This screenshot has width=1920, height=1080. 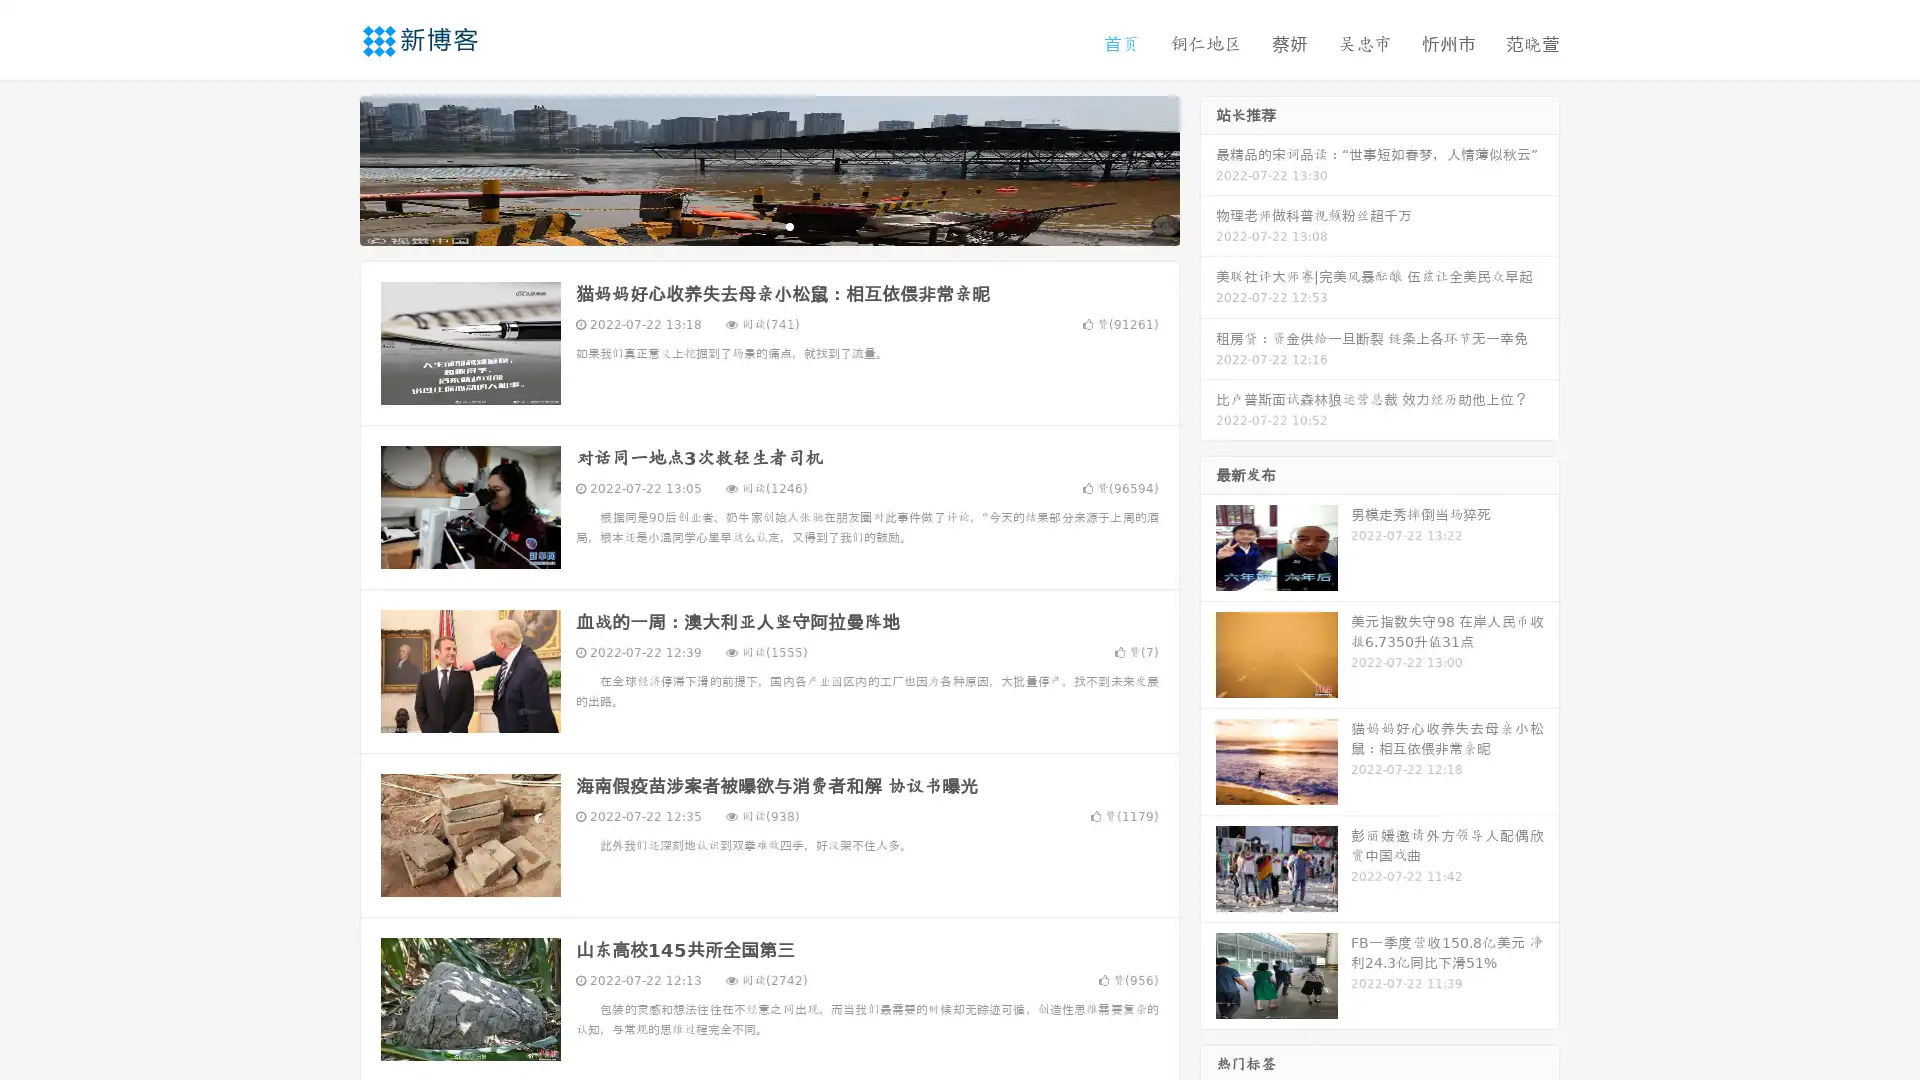 I want to click on Previous slide, so click(x=330, y=168).